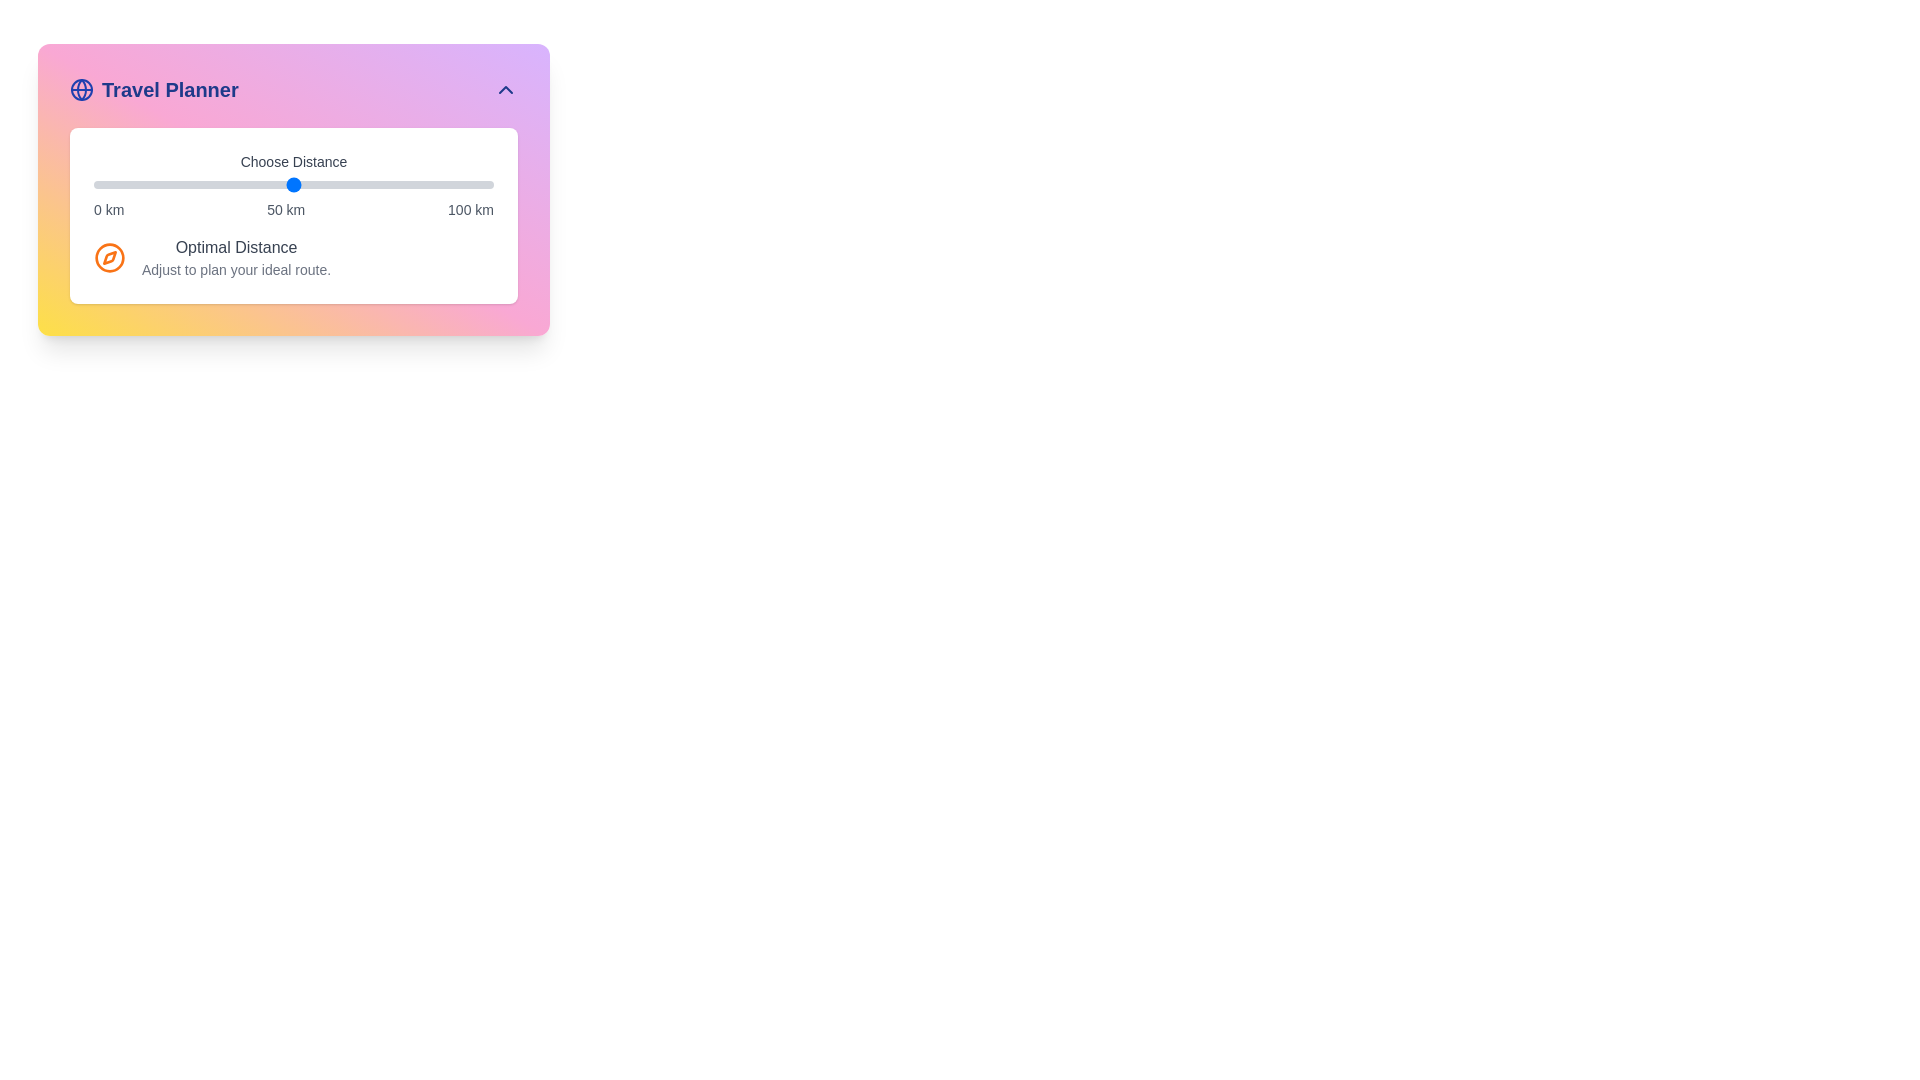  I want to click on the Range slider located in the 'Choose Distance' section, which is horizontally aligned below the 'Choose Distance' text and above the distance indicators '0 km', '50 km', and '100 km', so click(292, 185).